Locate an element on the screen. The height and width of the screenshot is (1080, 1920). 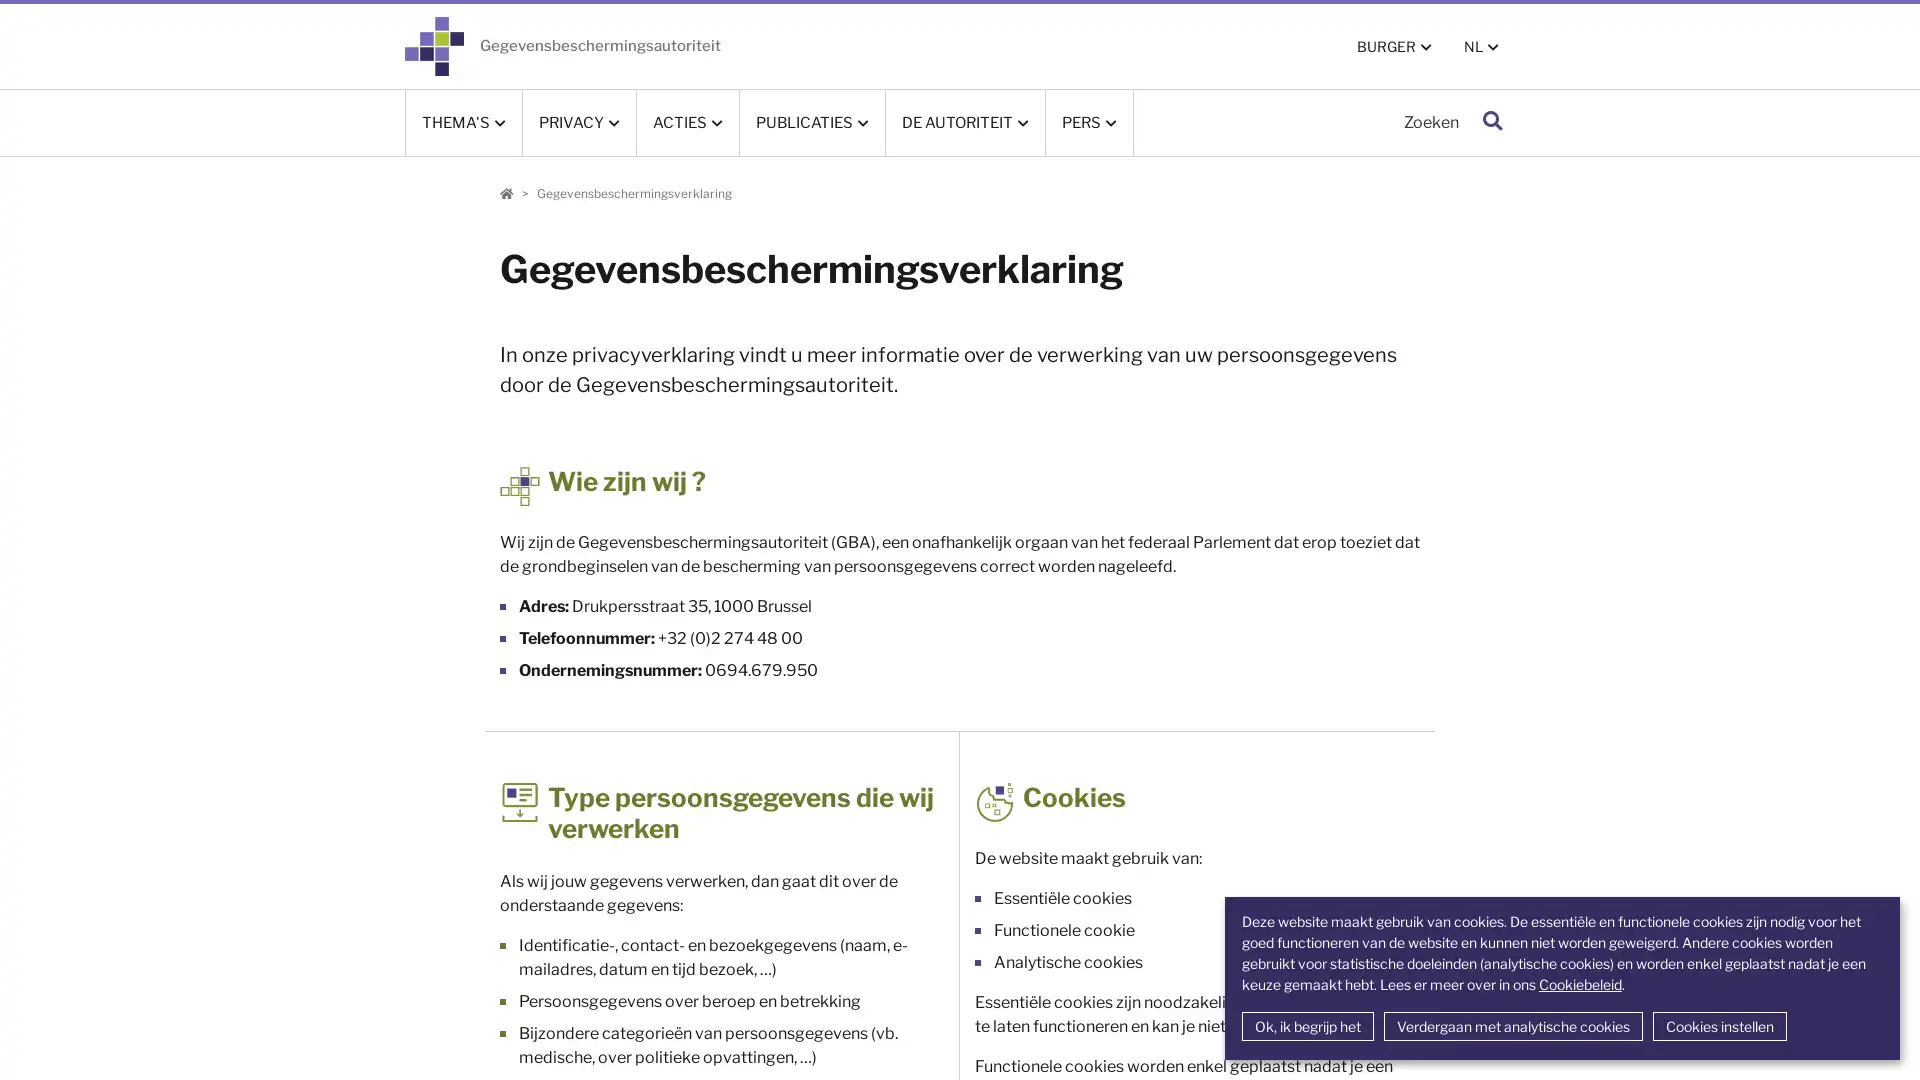
Cookies instellen is located at coordinates (1717, 1026).